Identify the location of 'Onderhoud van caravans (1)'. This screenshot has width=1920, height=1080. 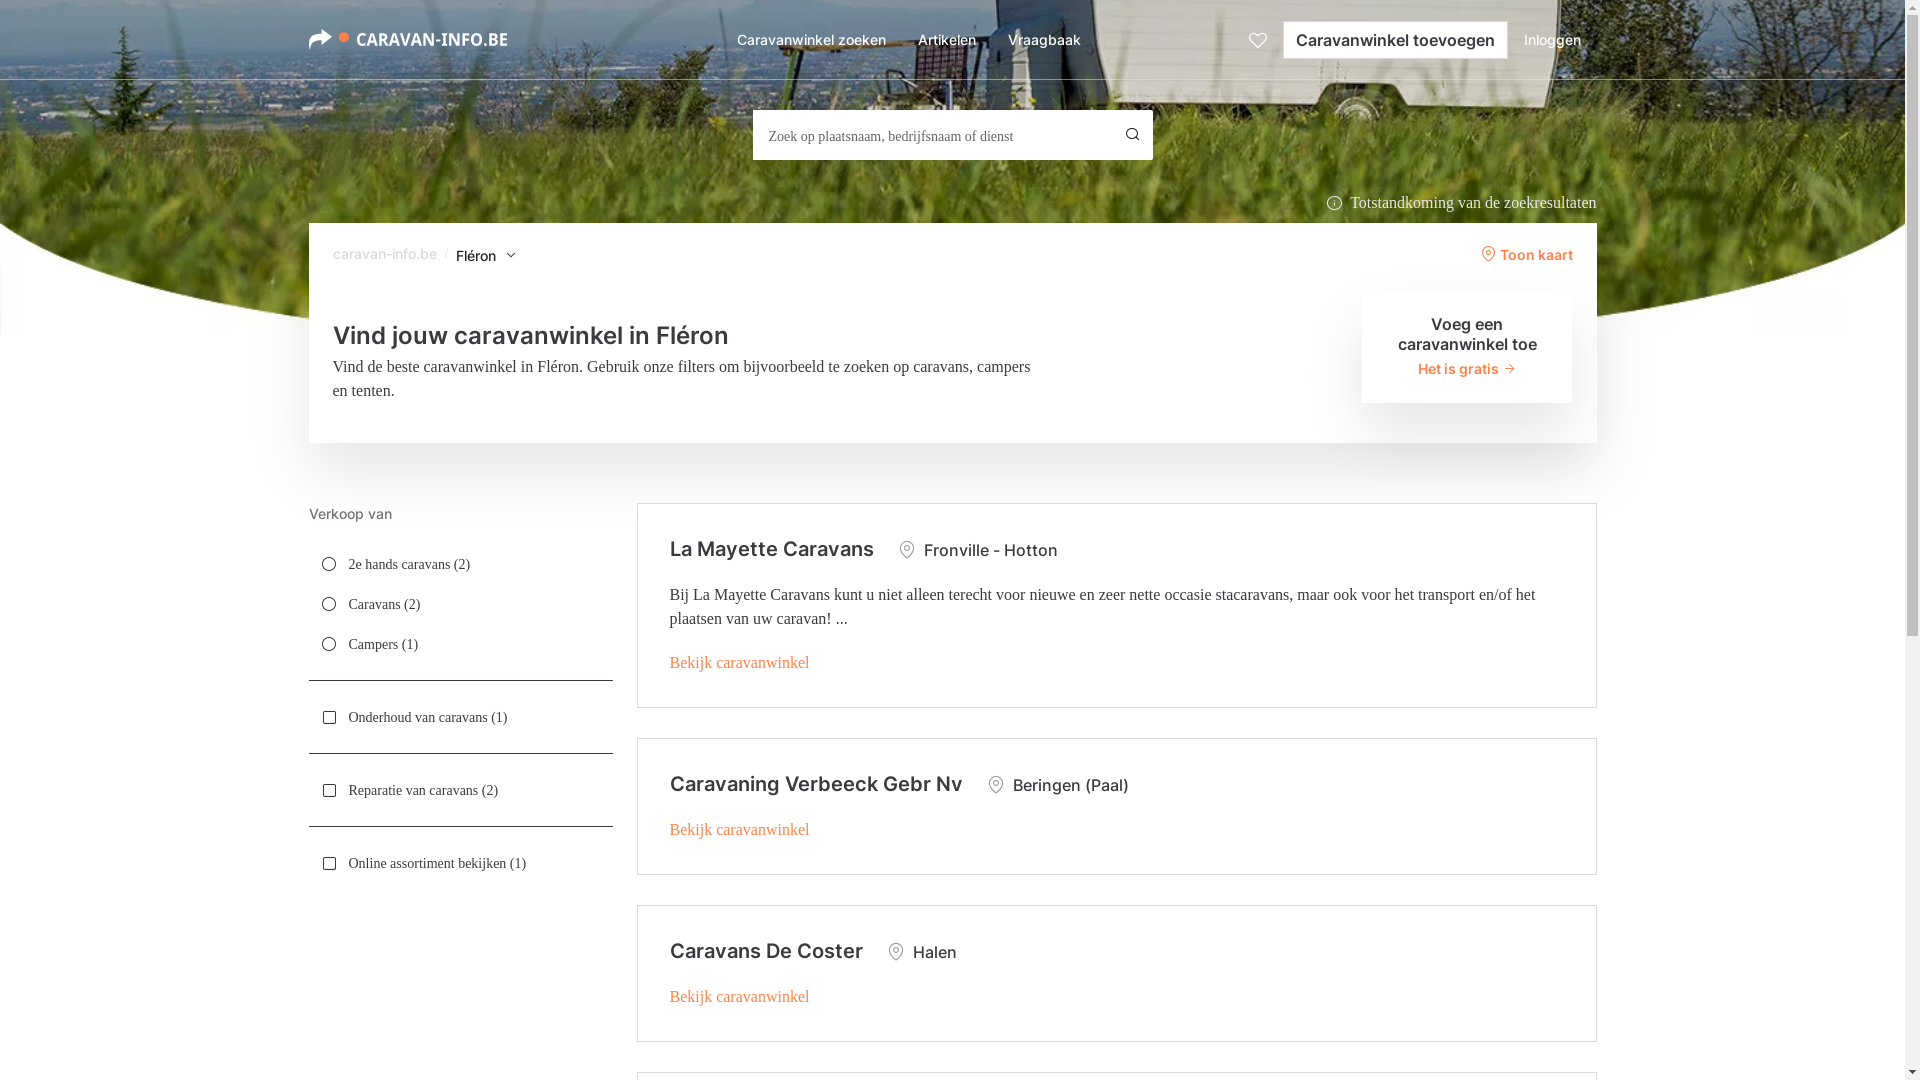
(459, 716).